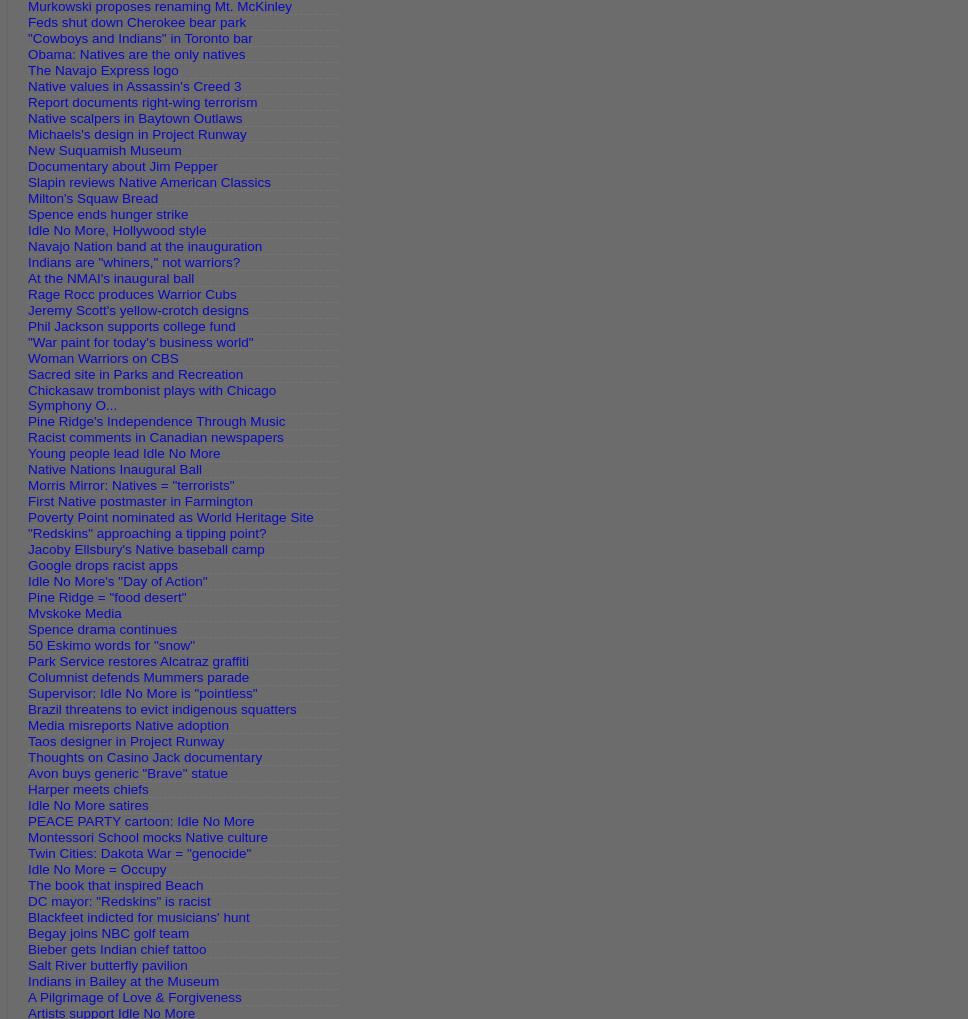 Image resolution: width=968 pixels, height=1019 pixels. I want to click on 'DC mayor: "Redskins" is racist', so click(118, 901).